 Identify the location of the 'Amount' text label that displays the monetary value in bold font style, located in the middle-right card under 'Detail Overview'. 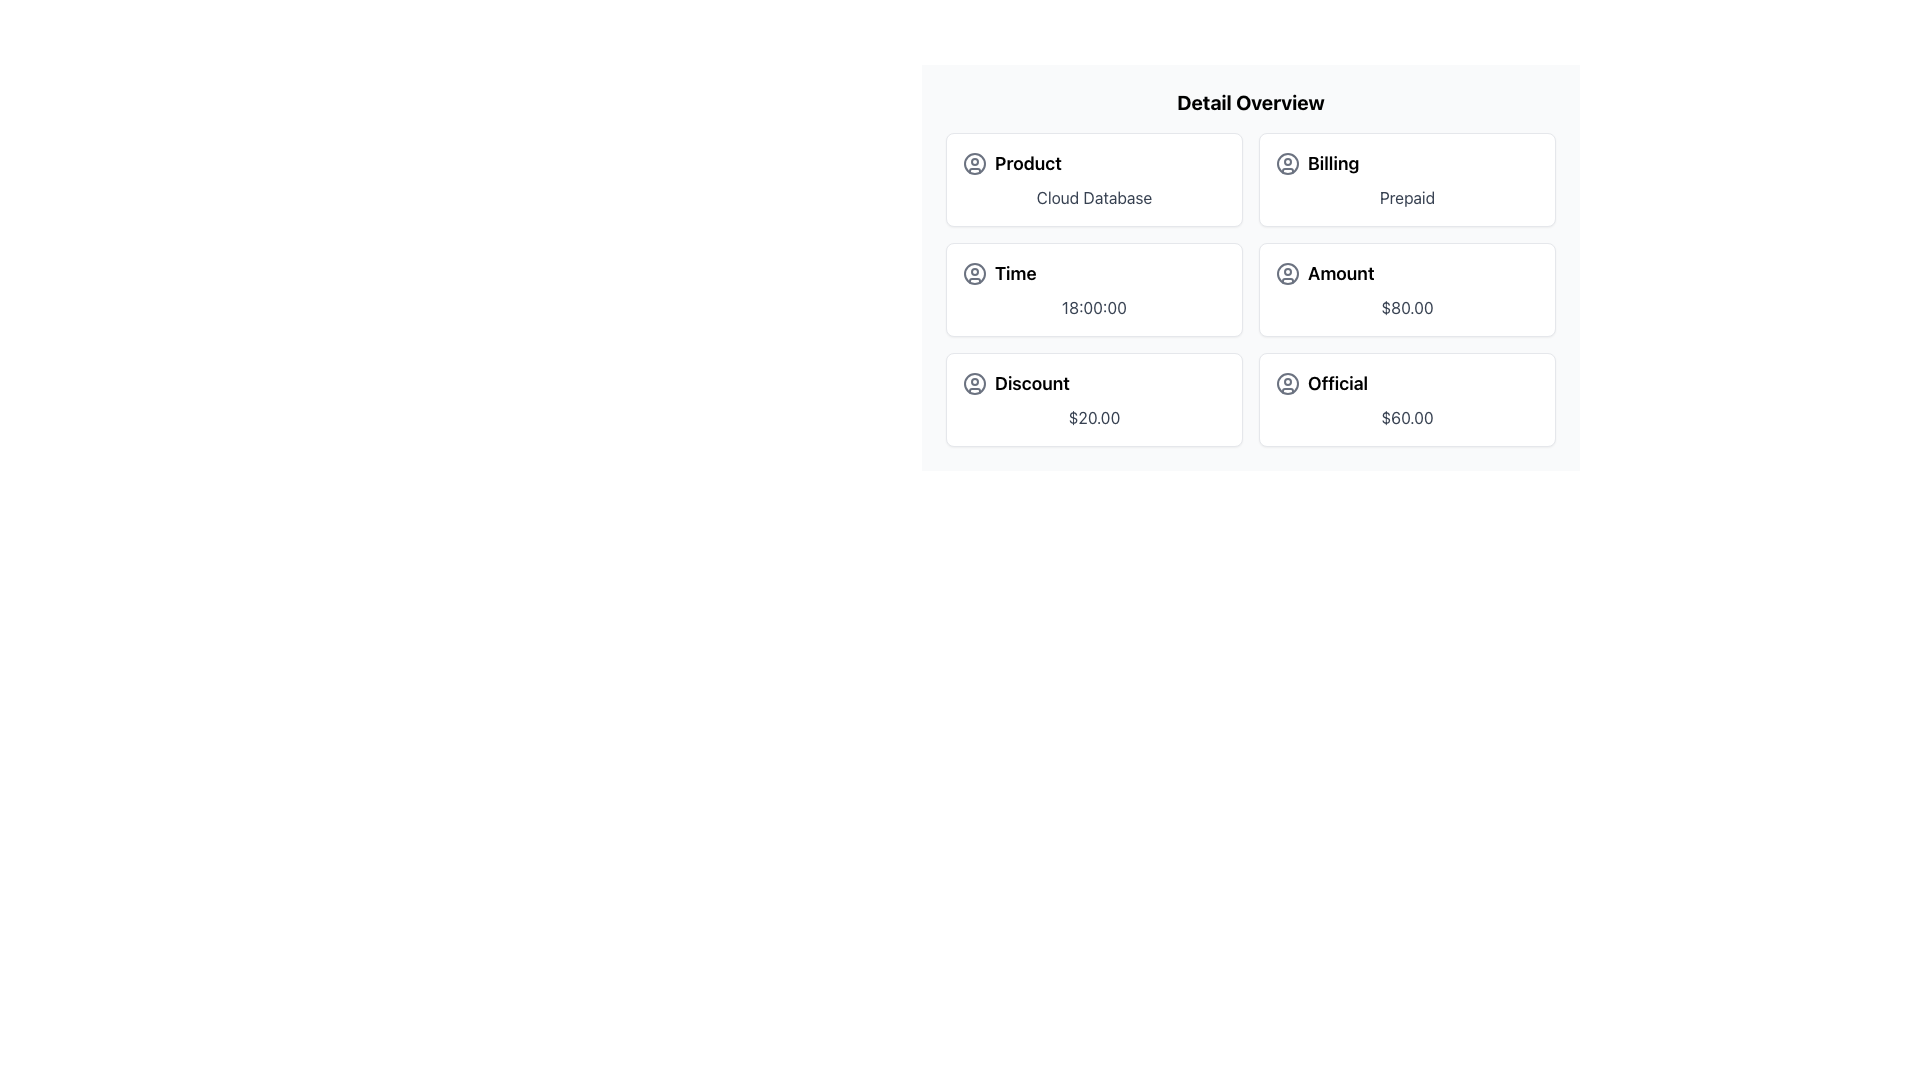
(1341, 273).